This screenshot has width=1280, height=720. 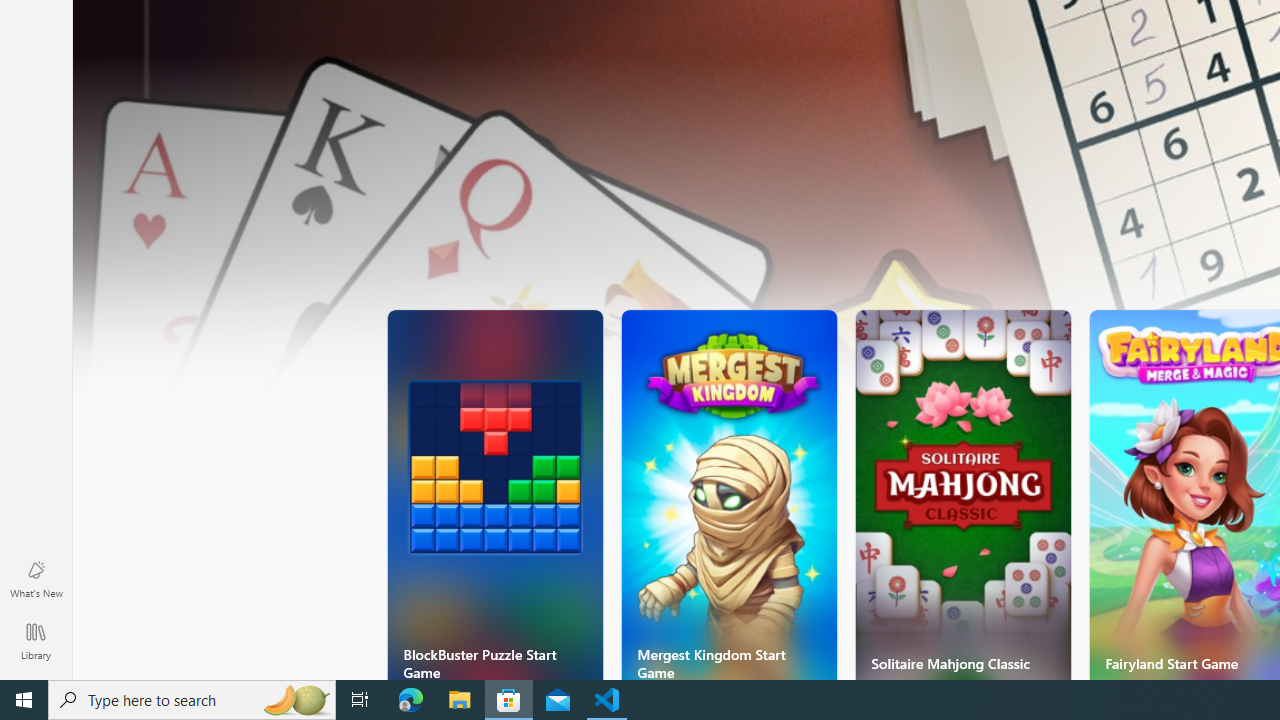 I want to click on 'What', so click(x=35, y=578).